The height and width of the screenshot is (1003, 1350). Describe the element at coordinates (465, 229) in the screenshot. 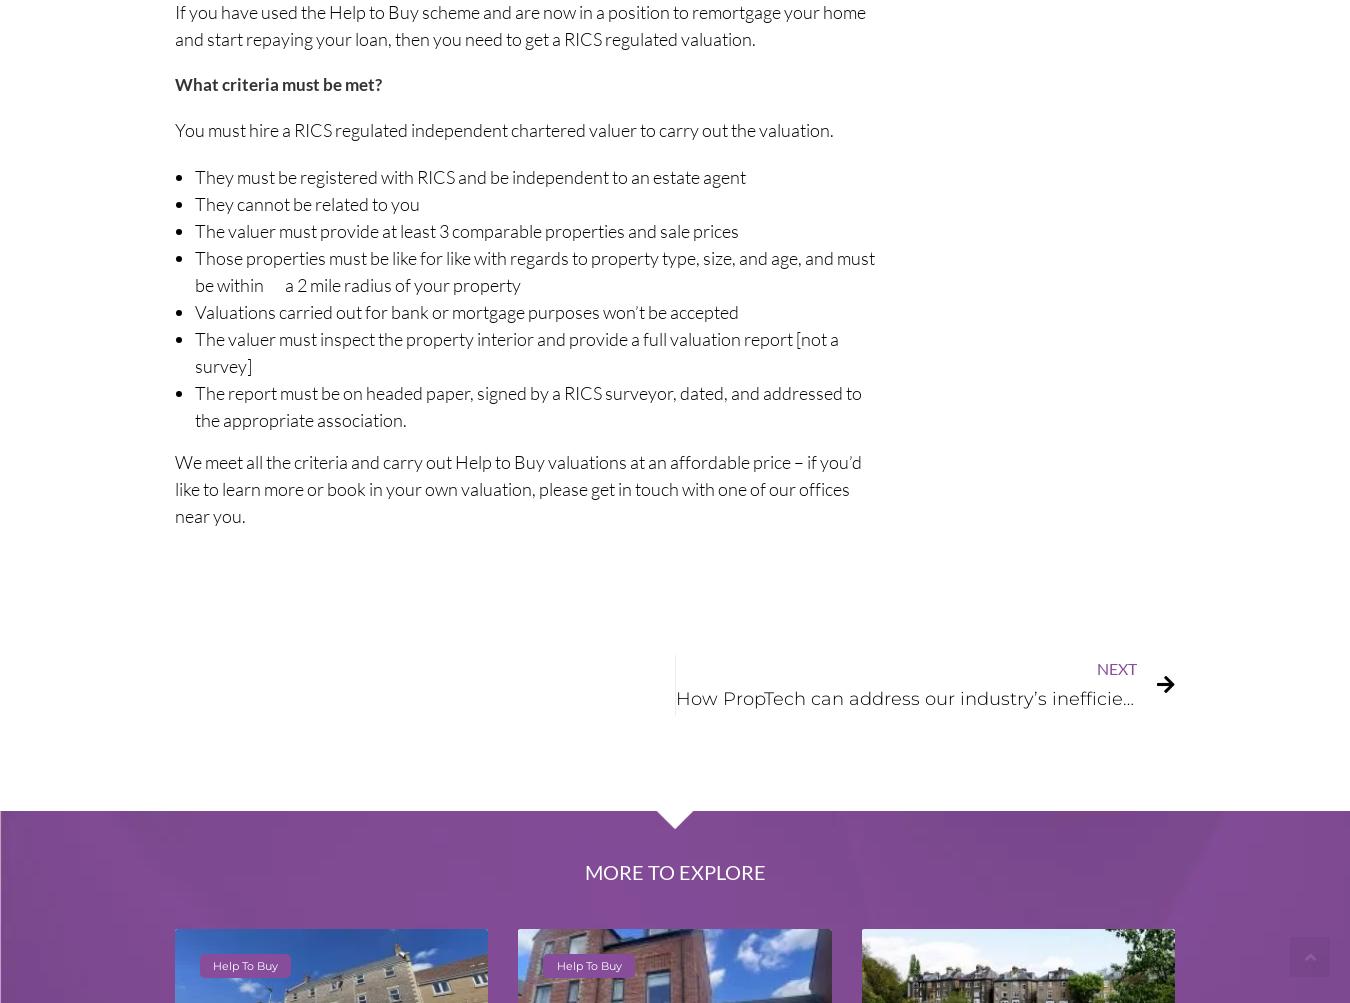

I see `'The valuer must provide at least 3 comparable properties and sale prices'` at that location.